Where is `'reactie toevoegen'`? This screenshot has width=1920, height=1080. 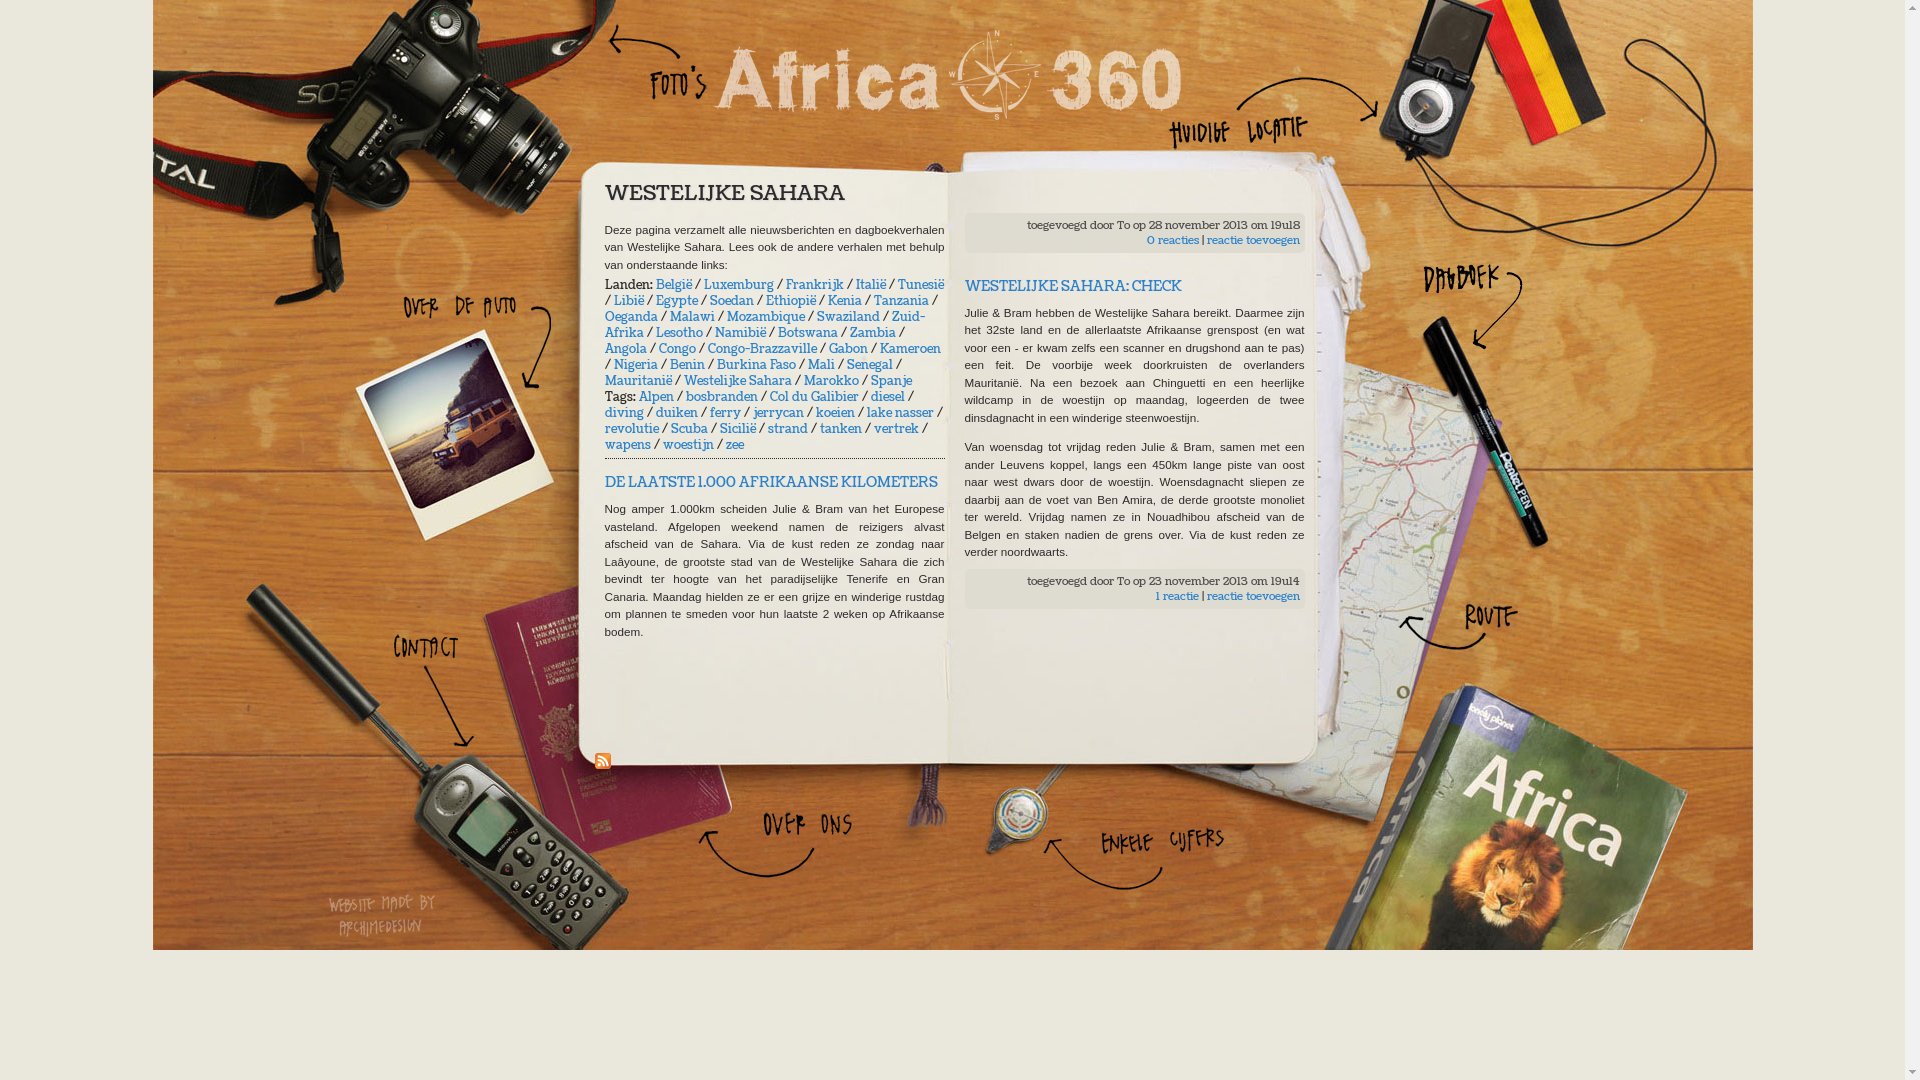 'reactie toevoegen' is located at coordinates (1204, 239).